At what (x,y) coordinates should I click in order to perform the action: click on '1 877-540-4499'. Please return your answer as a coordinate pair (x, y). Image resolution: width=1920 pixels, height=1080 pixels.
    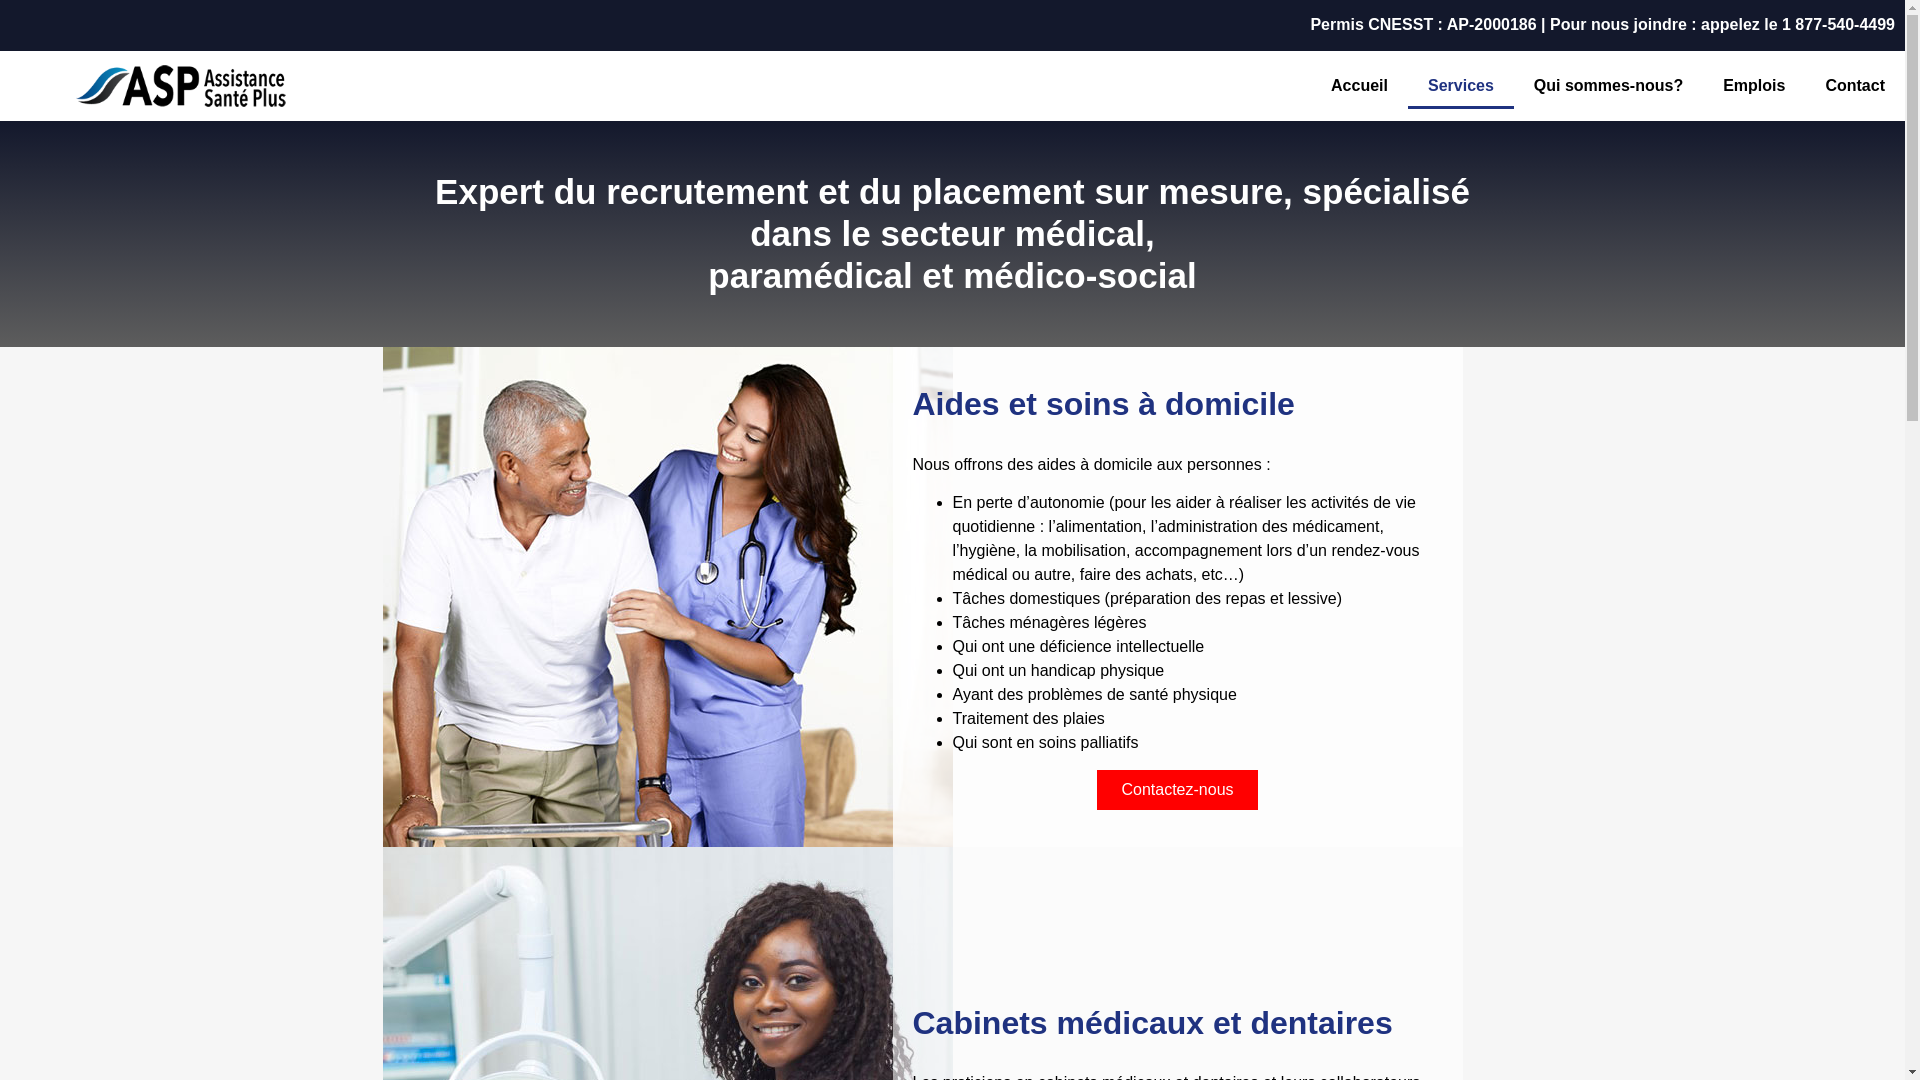
    Looking at the image, I should click on (1838, 24).